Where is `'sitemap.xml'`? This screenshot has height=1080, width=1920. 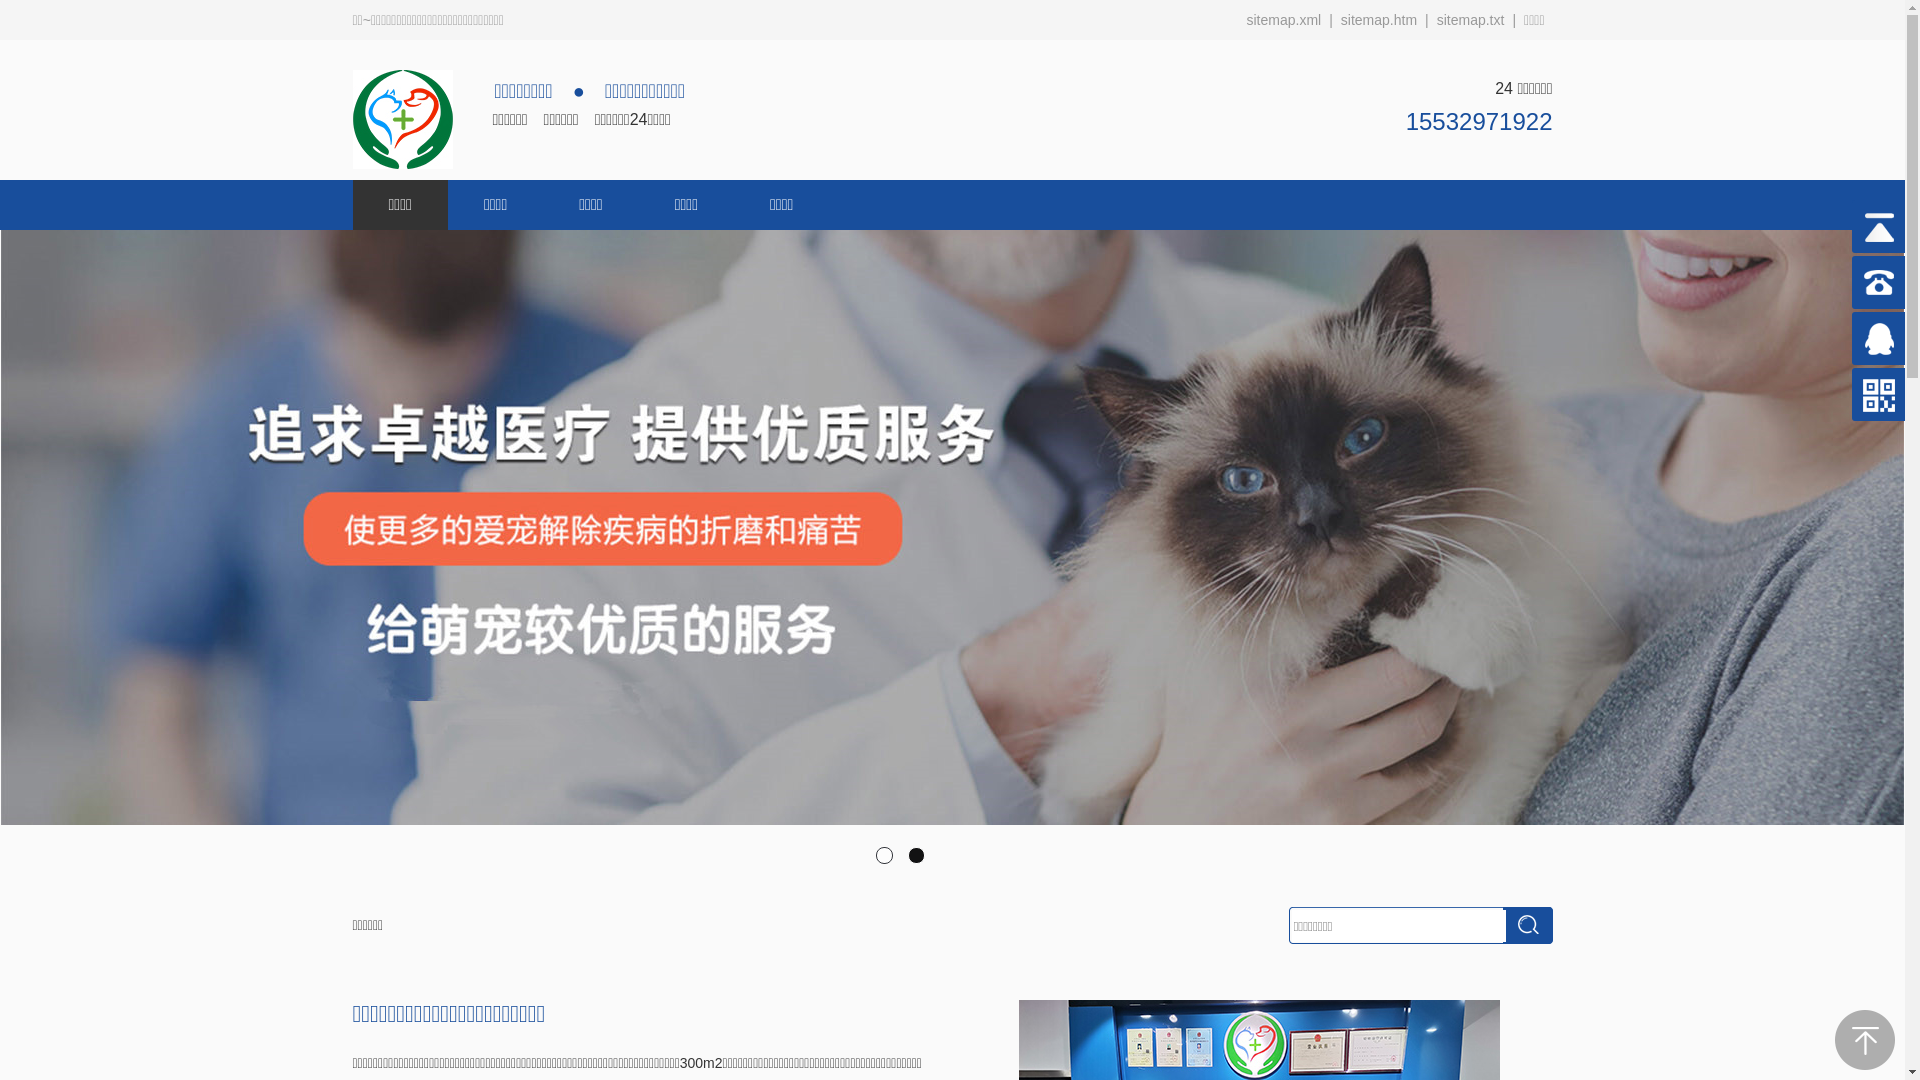 'sitemap.xml' is located at coordinates (1283, 19).